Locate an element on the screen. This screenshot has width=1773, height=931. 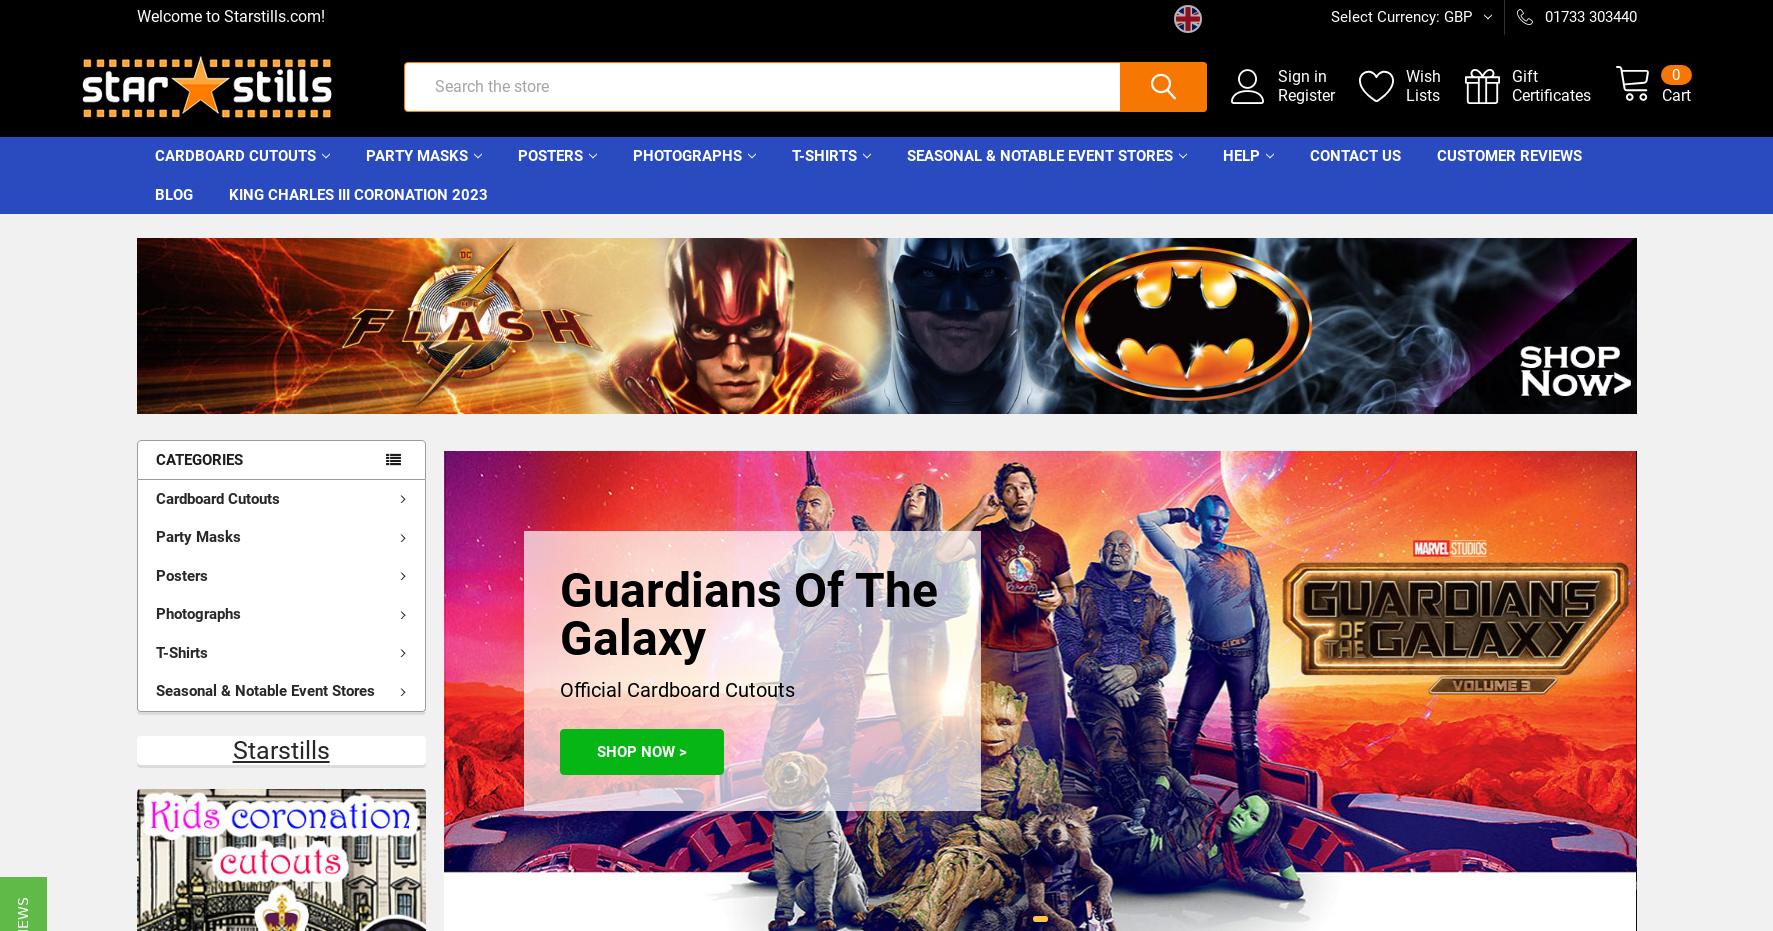
'Official Cardboard Cutouts' is located at coordinates (559, 704).